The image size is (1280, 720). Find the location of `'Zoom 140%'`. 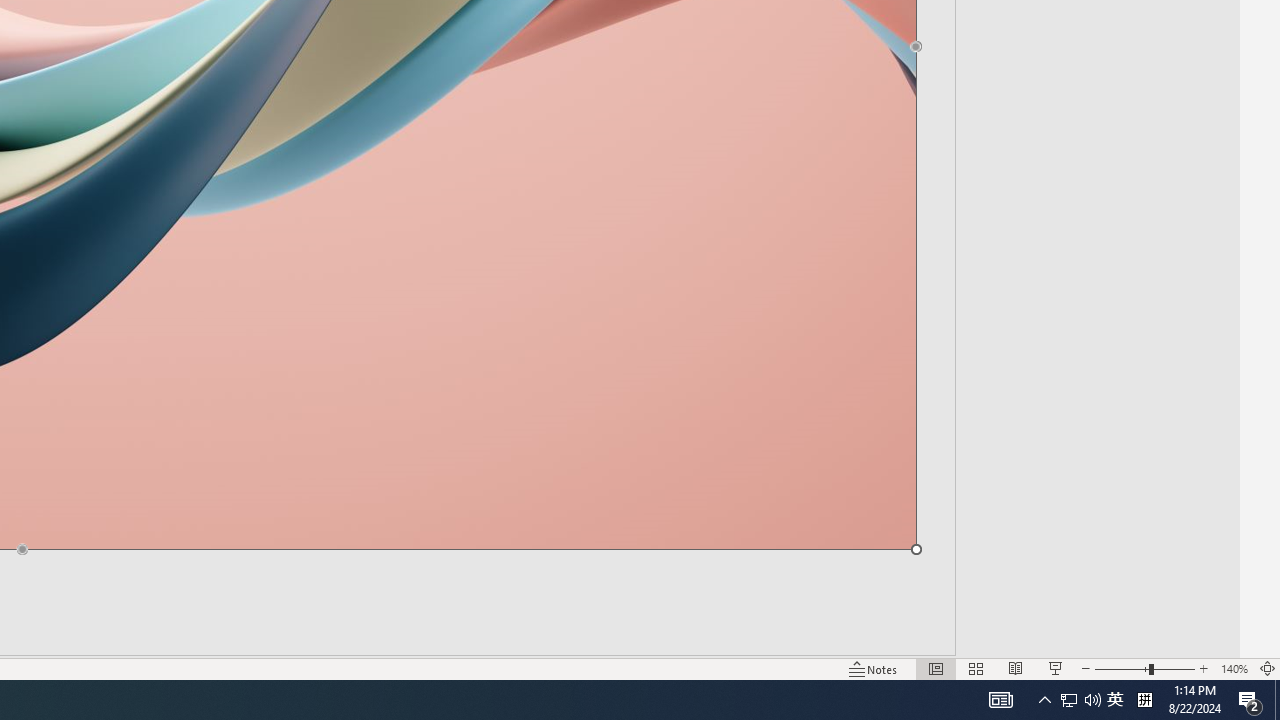

'Zoom 140%' is located at coordinates (1233, 669).